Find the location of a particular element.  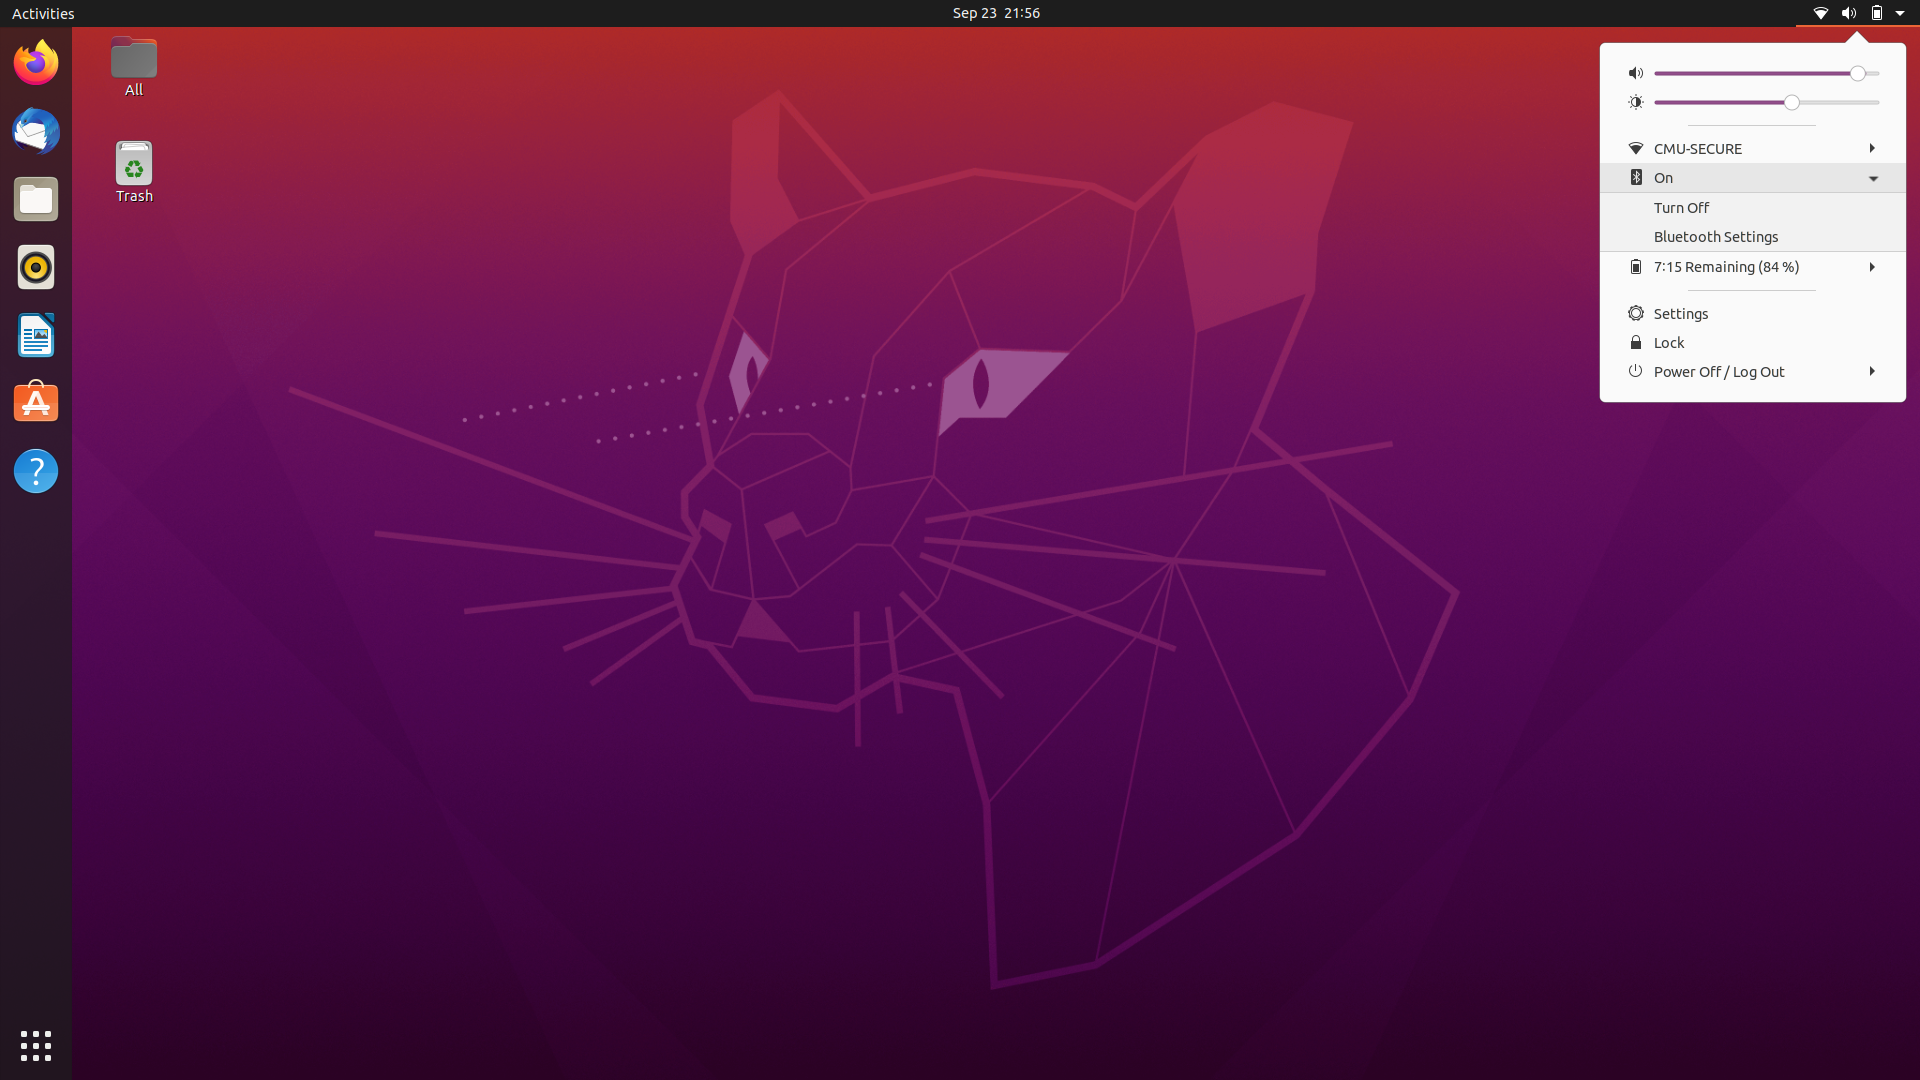

Augment system volume is located at coordinates (3564480, 14580).